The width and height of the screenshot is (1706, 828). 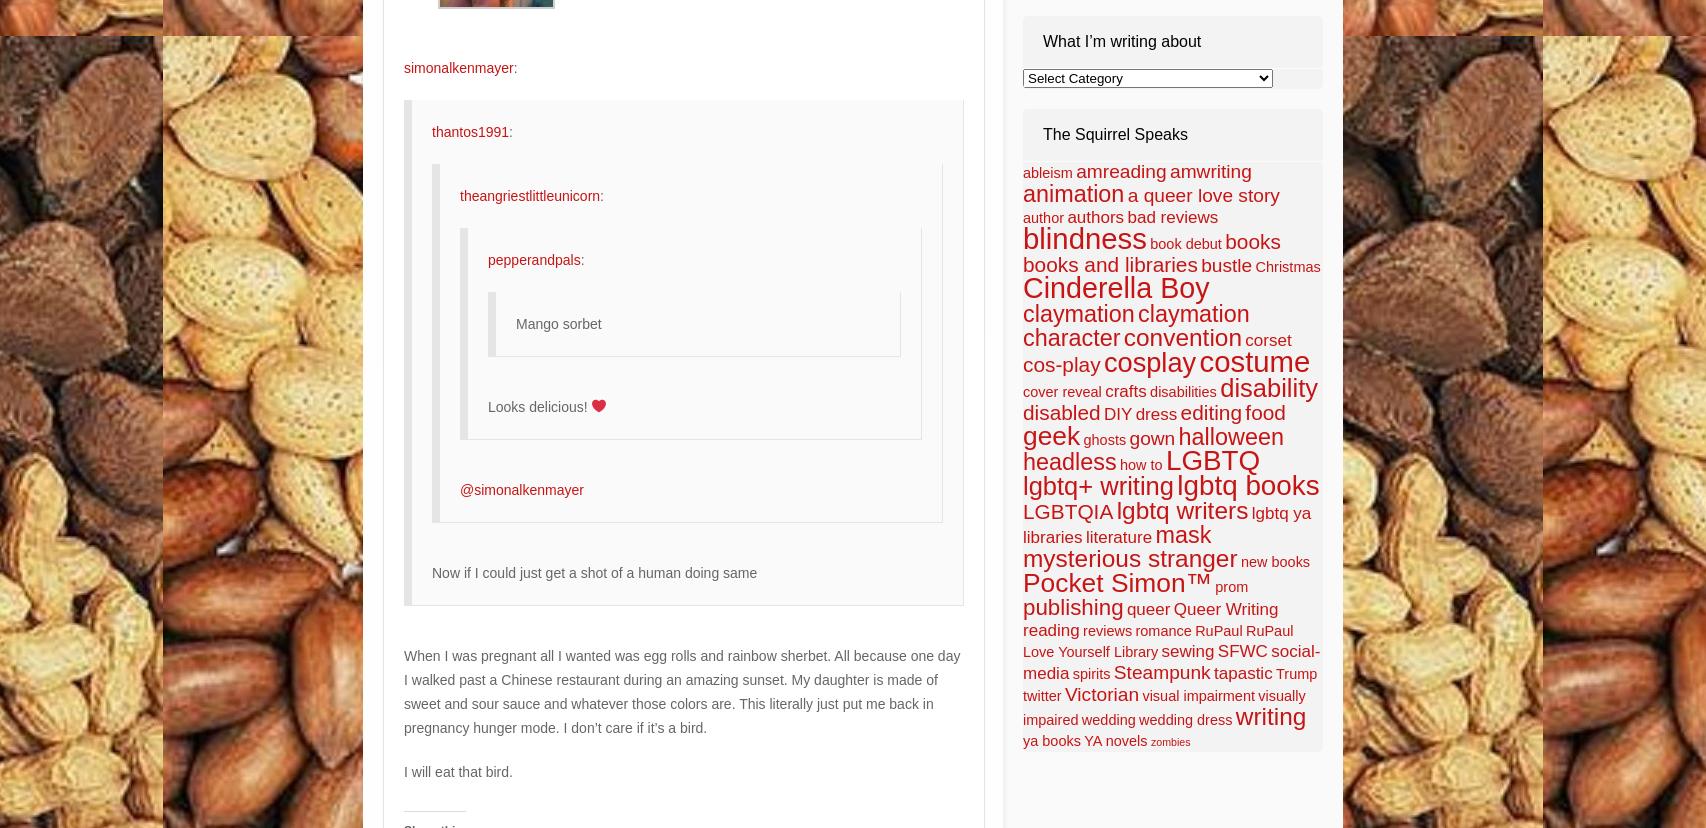 What do you see at coordinates (1275, 561) in the screenshot?
I see `'new books'` at bounding box center [1275, 561].